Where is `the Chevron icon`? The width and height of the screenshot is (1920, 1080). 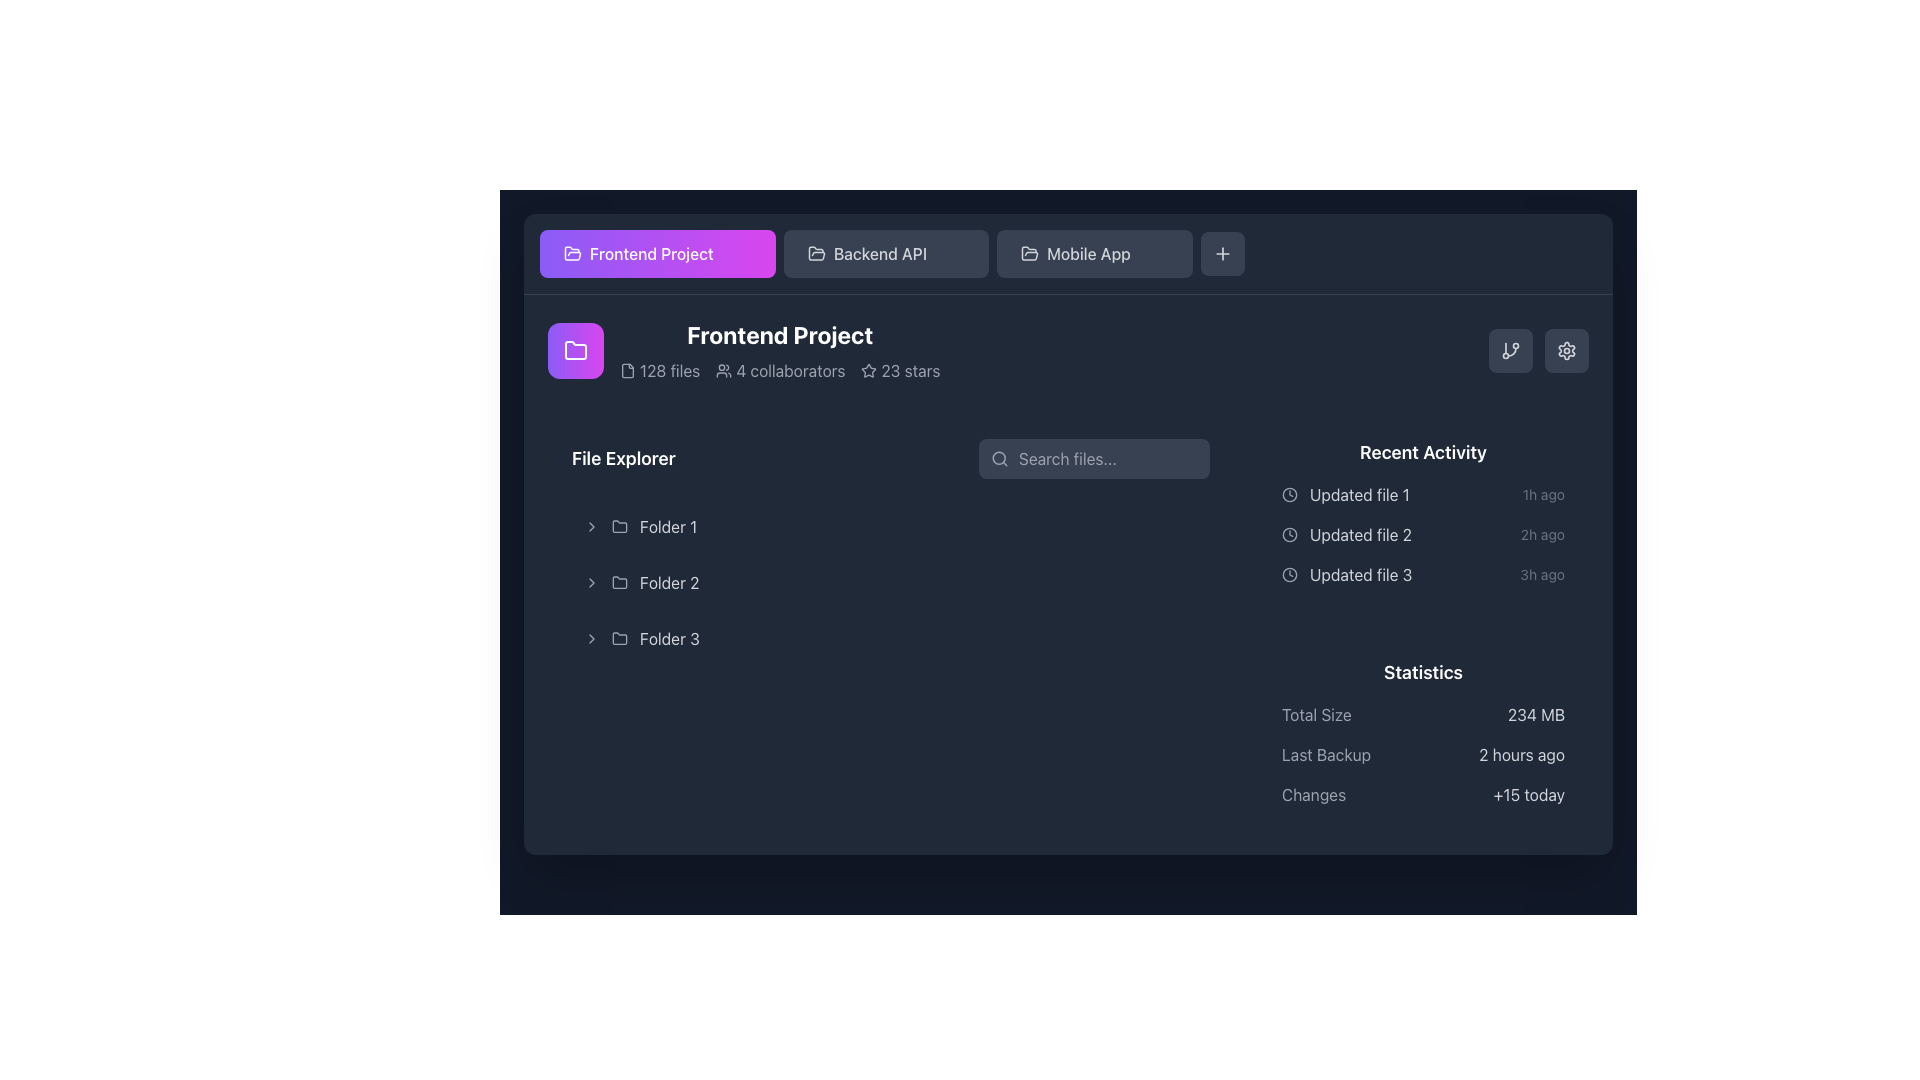
the Chevron icon is located at coordinates (590, 582).